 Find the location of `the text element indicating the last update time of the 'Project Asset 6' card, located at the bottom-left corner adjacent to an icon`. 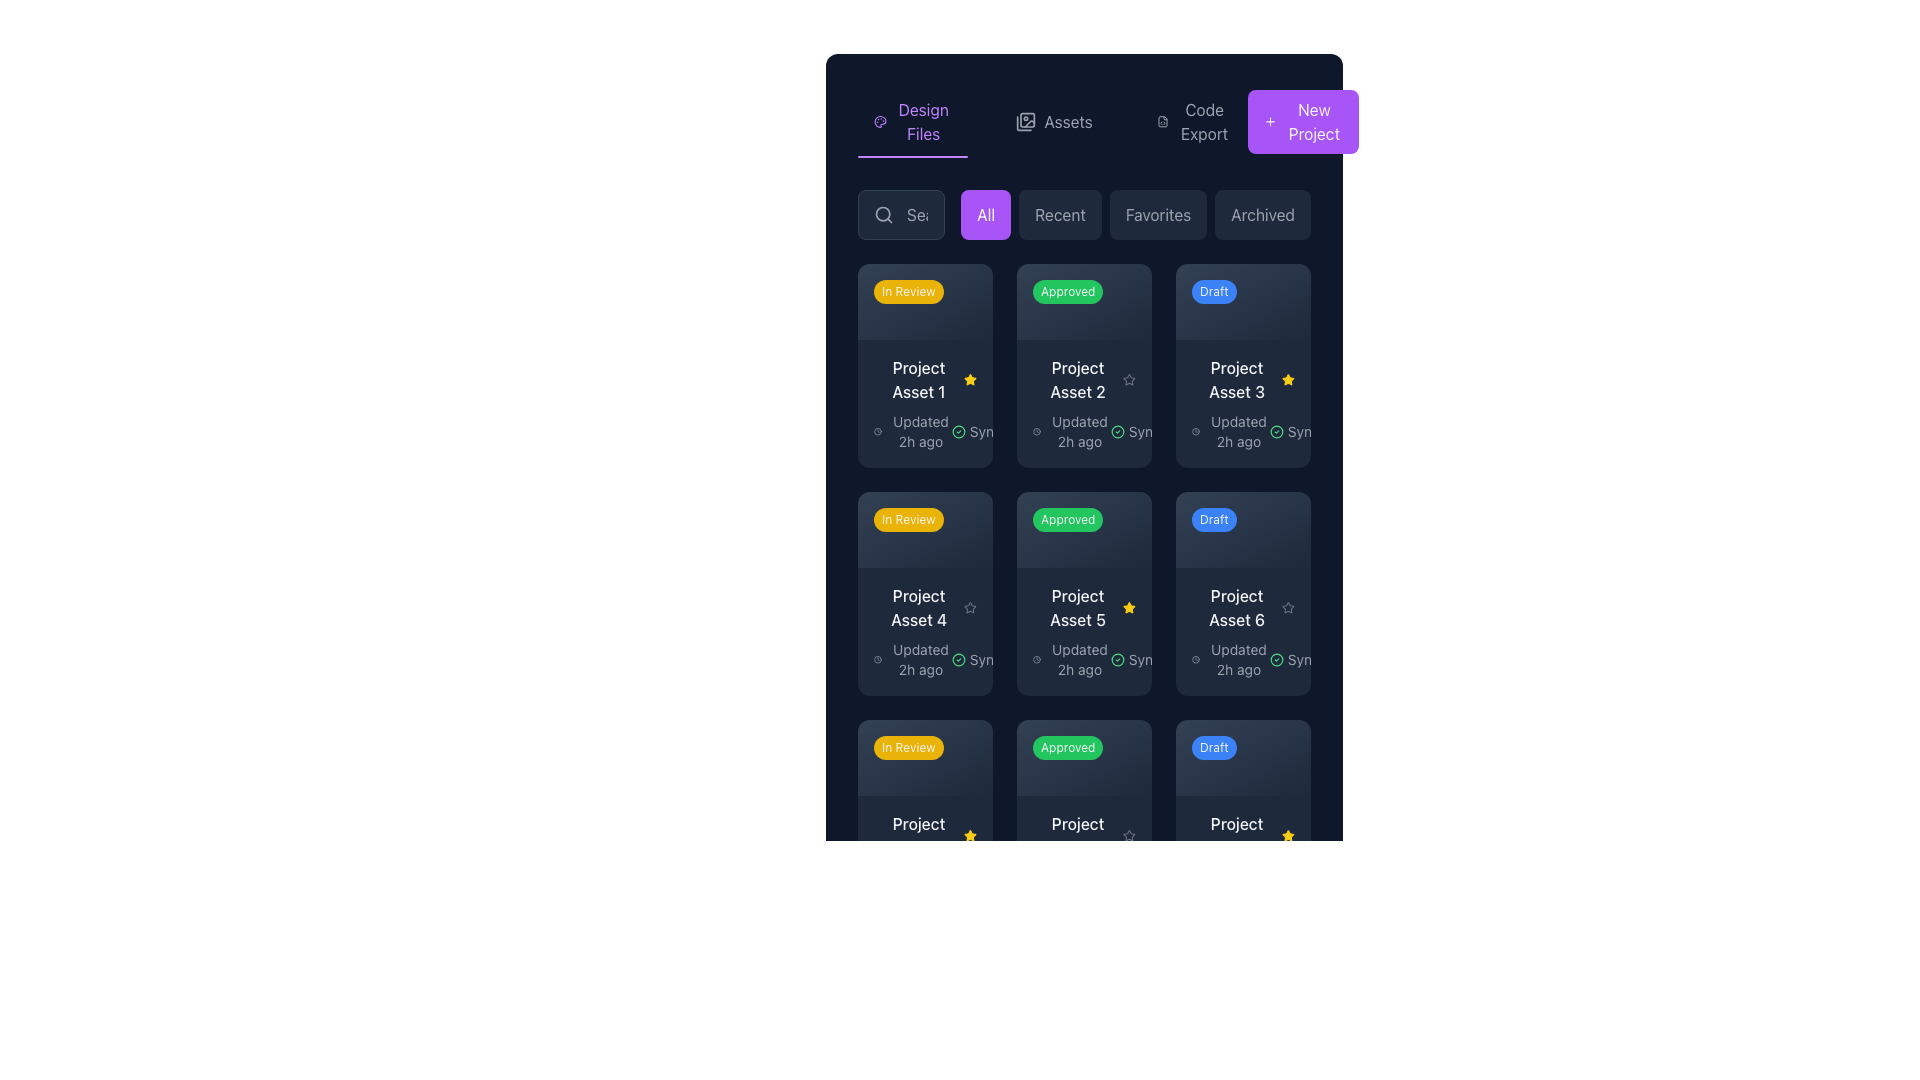

the text element indicating the last update time of the 'Project Asset 6' card, located at the bottom-left corner adjacent to an icon is located at coordinates (1237, 659).